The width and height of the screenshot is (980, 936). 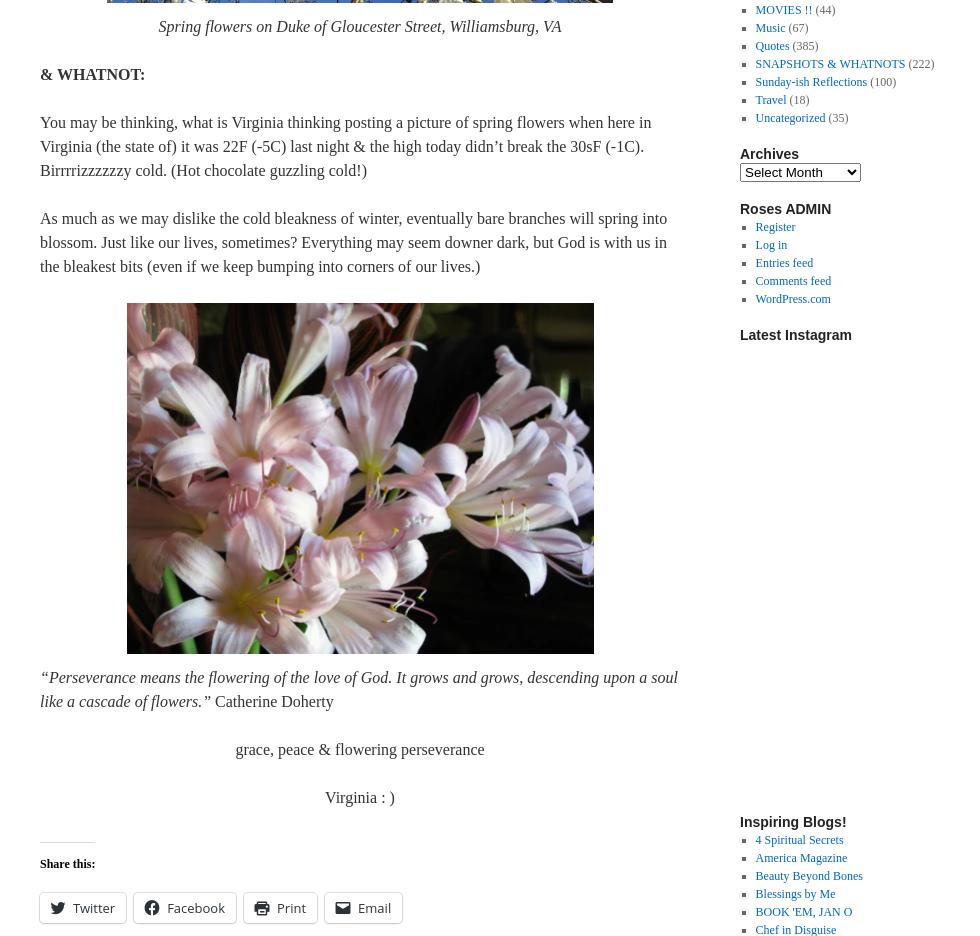 What do you see at coordinates (39, 146) in the screenshot?
I see `'You may be thinking, what is Virginia thinking posting a picture of spring flowers when here in Virginia (the state of) it was 22F (-5C) last night & the high today didn’t break the 30sF (-1C).  Birrrrizzzzzzy cold. (Hot chocolate guzzling cold!)'` at bounding box center [39, 146].